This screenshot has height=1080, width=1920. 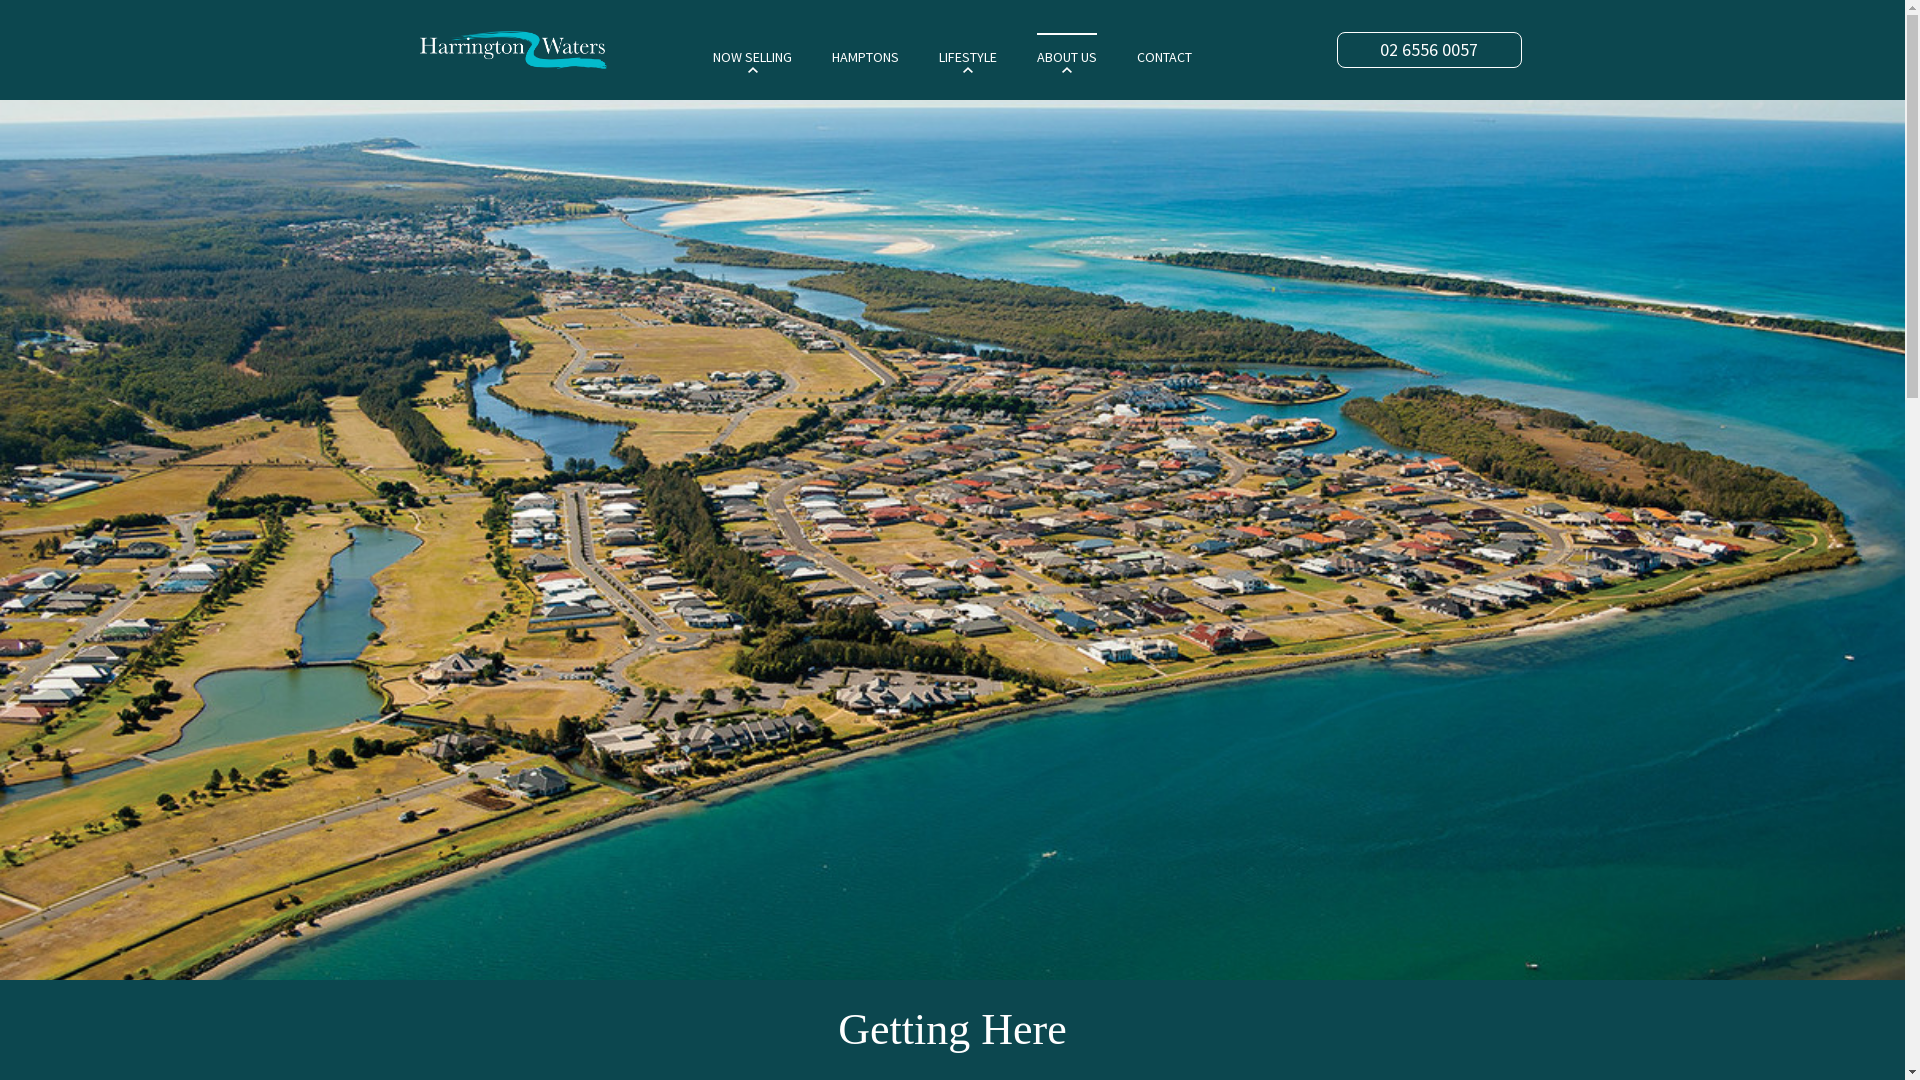 What do you see at coordinates (1164, 55) in the screenshot?
I see `'CONTACT'` at bounding box center [1164, 55].